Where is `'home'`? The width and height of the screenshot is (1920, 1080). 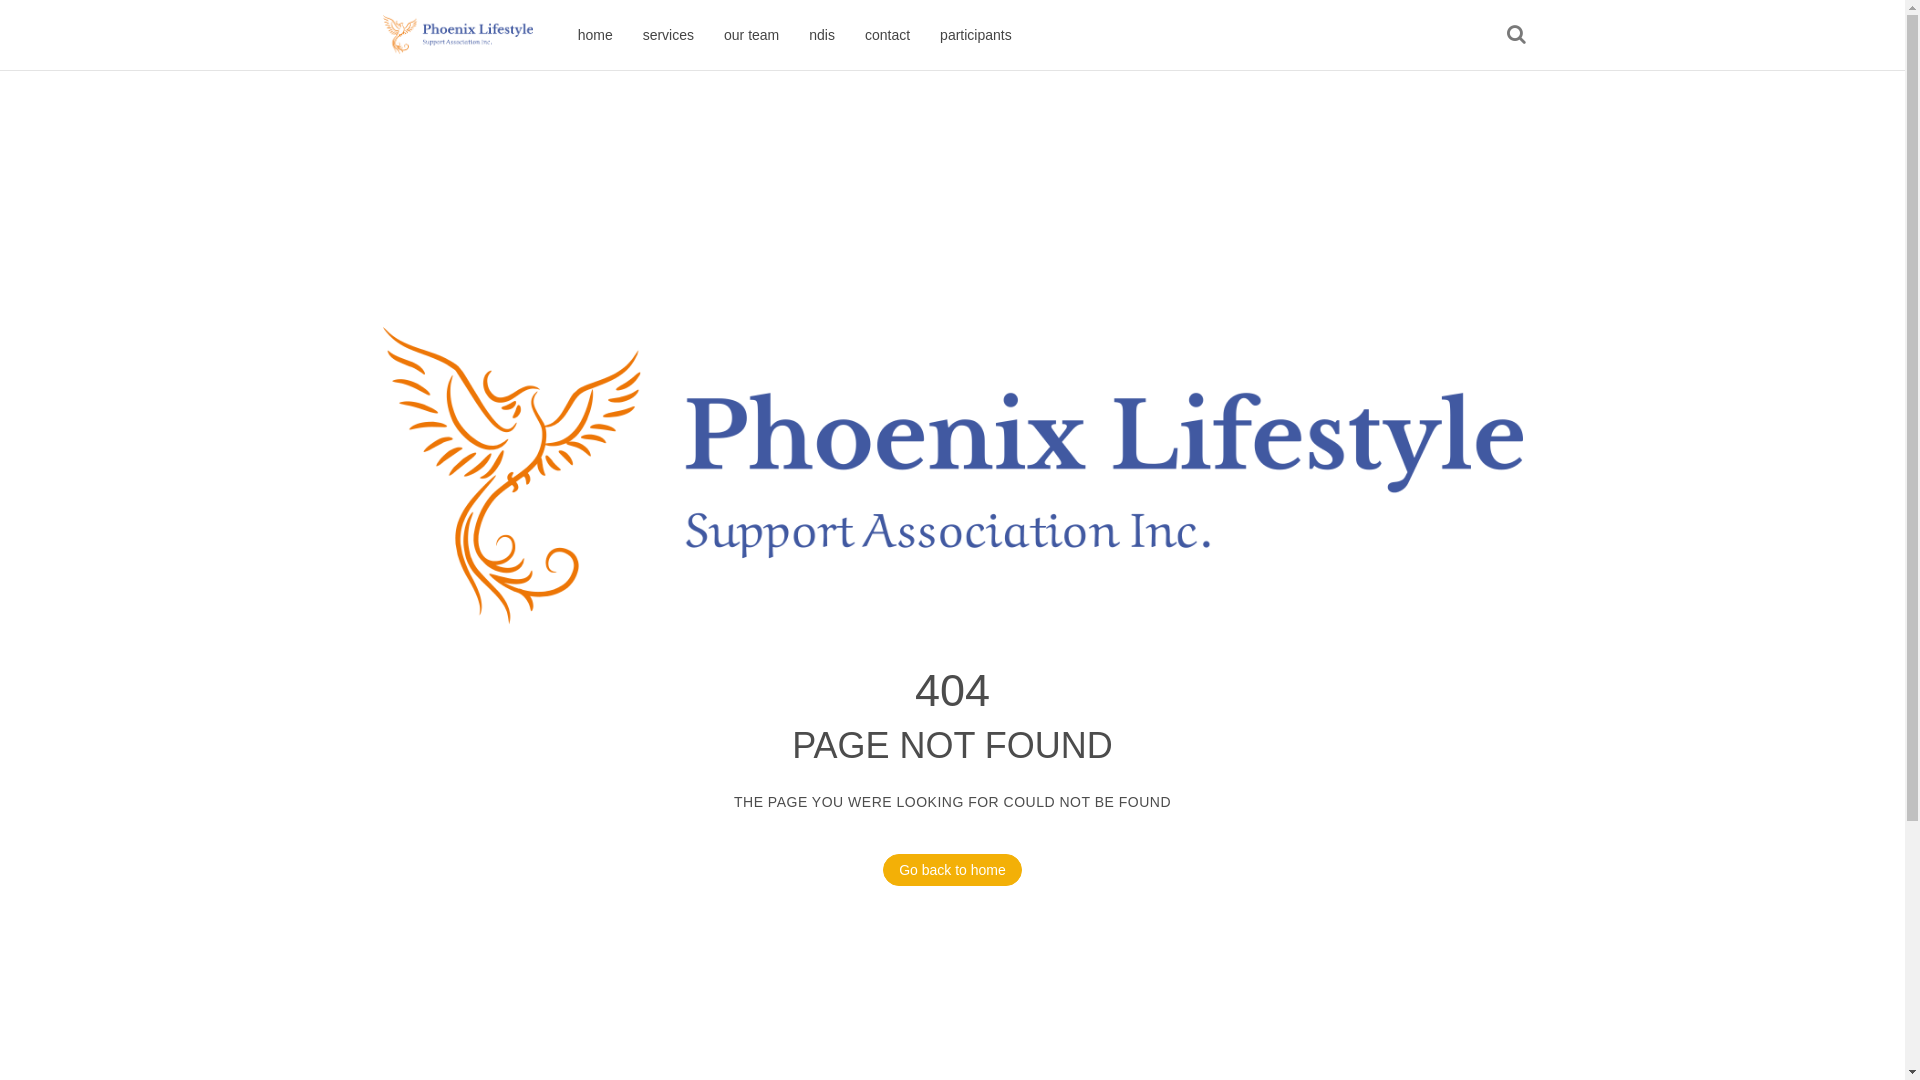
'home' is located at coordinates (561, 34).